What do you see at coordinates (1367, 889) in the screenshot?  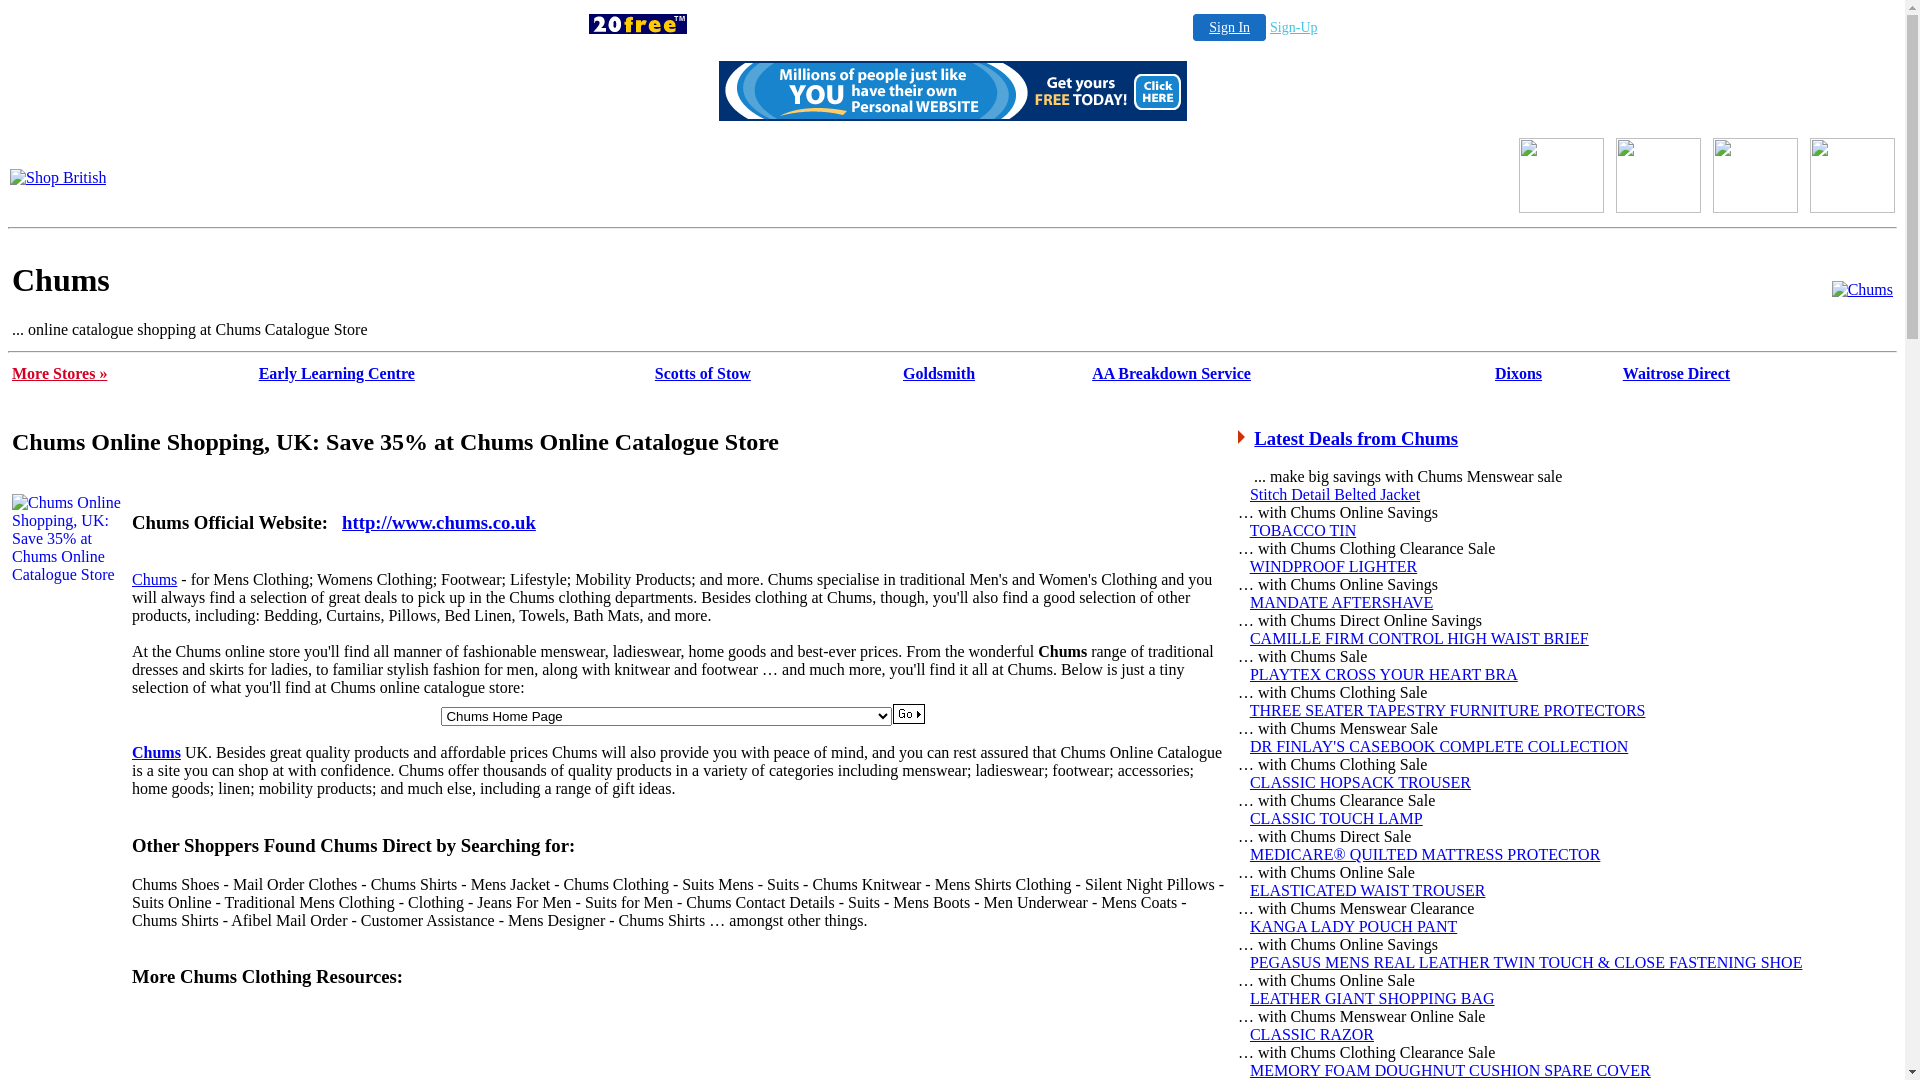 I see `'ELASTICATED WAIST TROUSER'` at bounding box center [1367, 889].